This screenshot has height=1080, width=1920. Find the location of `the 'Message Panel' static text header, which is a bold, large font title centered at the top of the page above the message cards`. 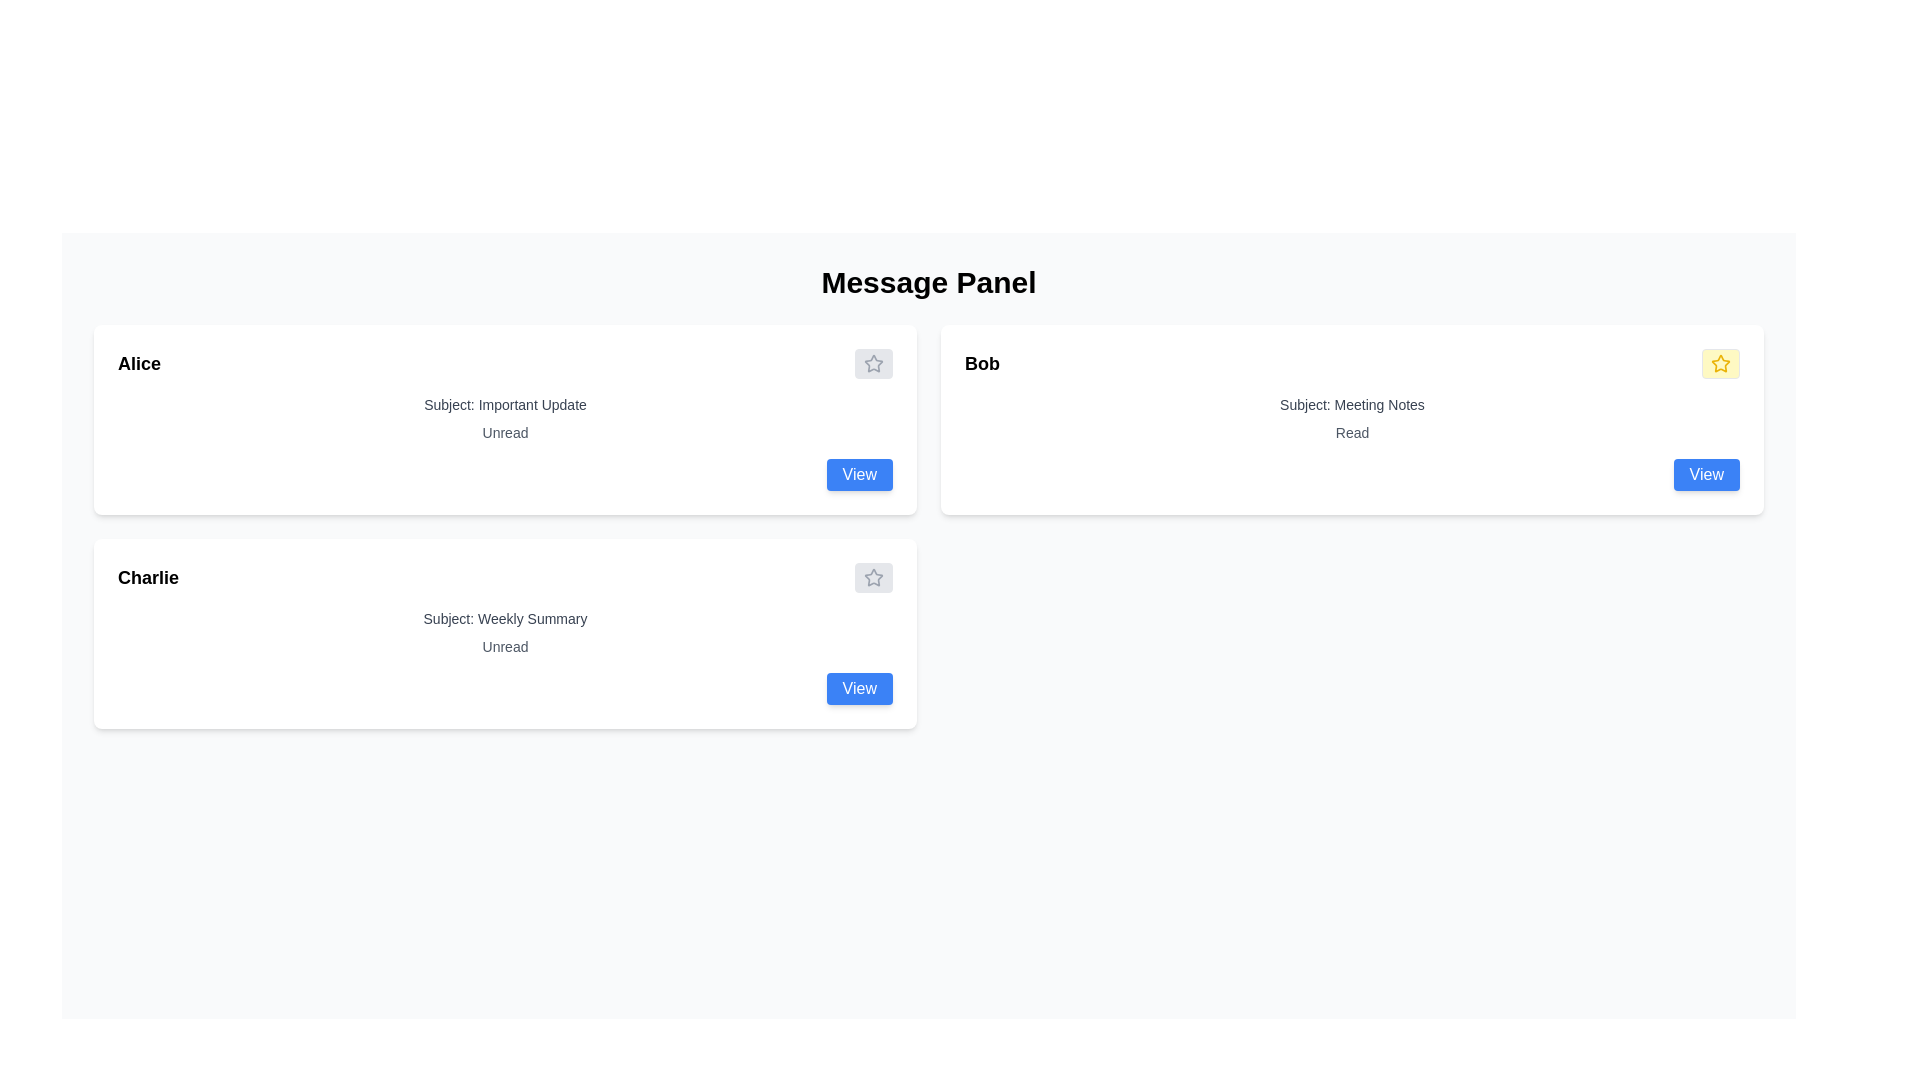

the 'Message Panel' static text header, which is a bold, large font title centered at the top of the page above the message cards is located at coordinates (928, 282).